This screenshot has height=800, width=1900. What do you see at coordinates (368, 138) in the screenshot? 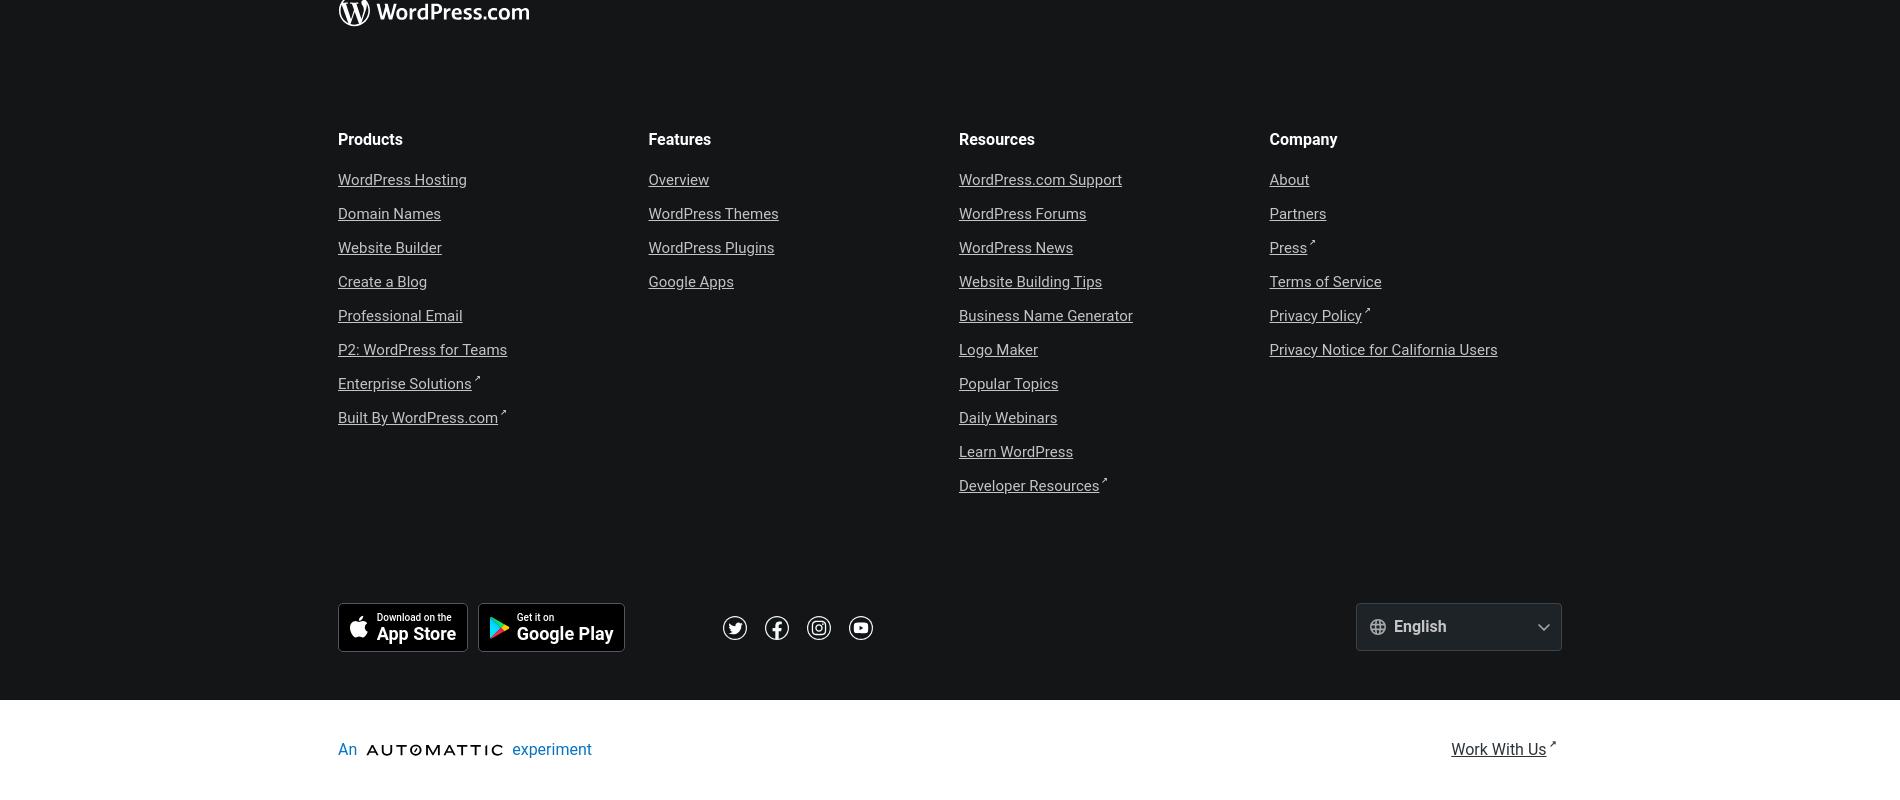
I see `'Products'` at bounding box center [368, 138].